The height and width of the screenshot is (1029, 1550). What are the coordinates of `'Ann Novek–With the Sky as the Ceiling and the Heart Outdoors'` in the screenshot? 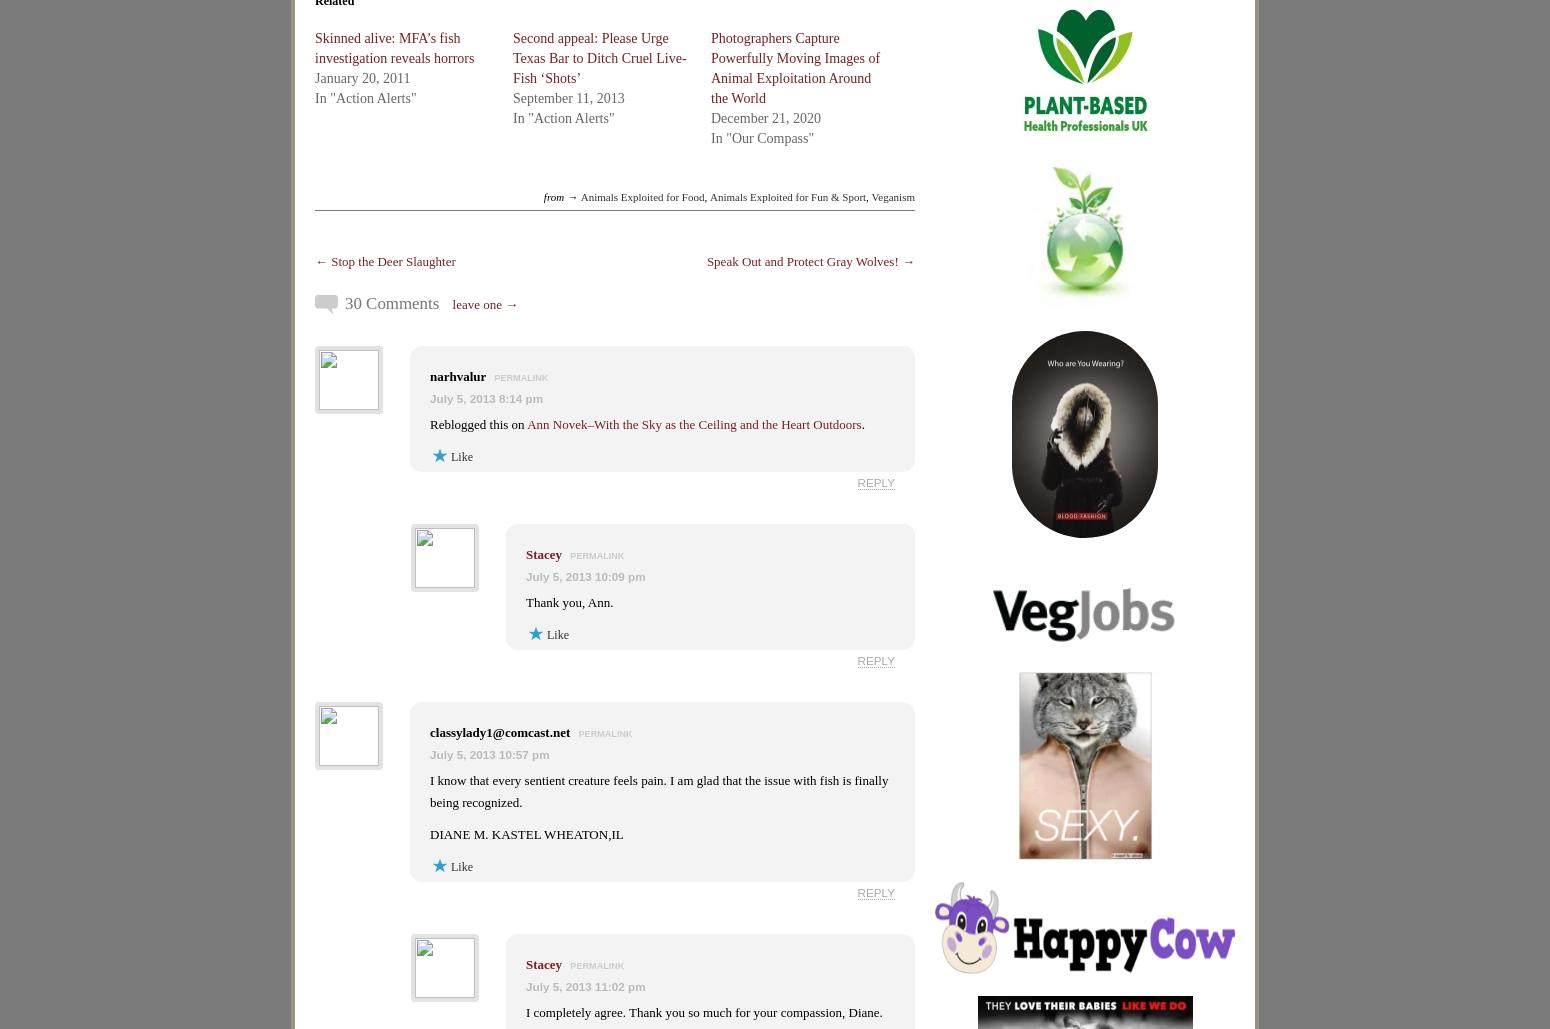 It's located at (526, 423).